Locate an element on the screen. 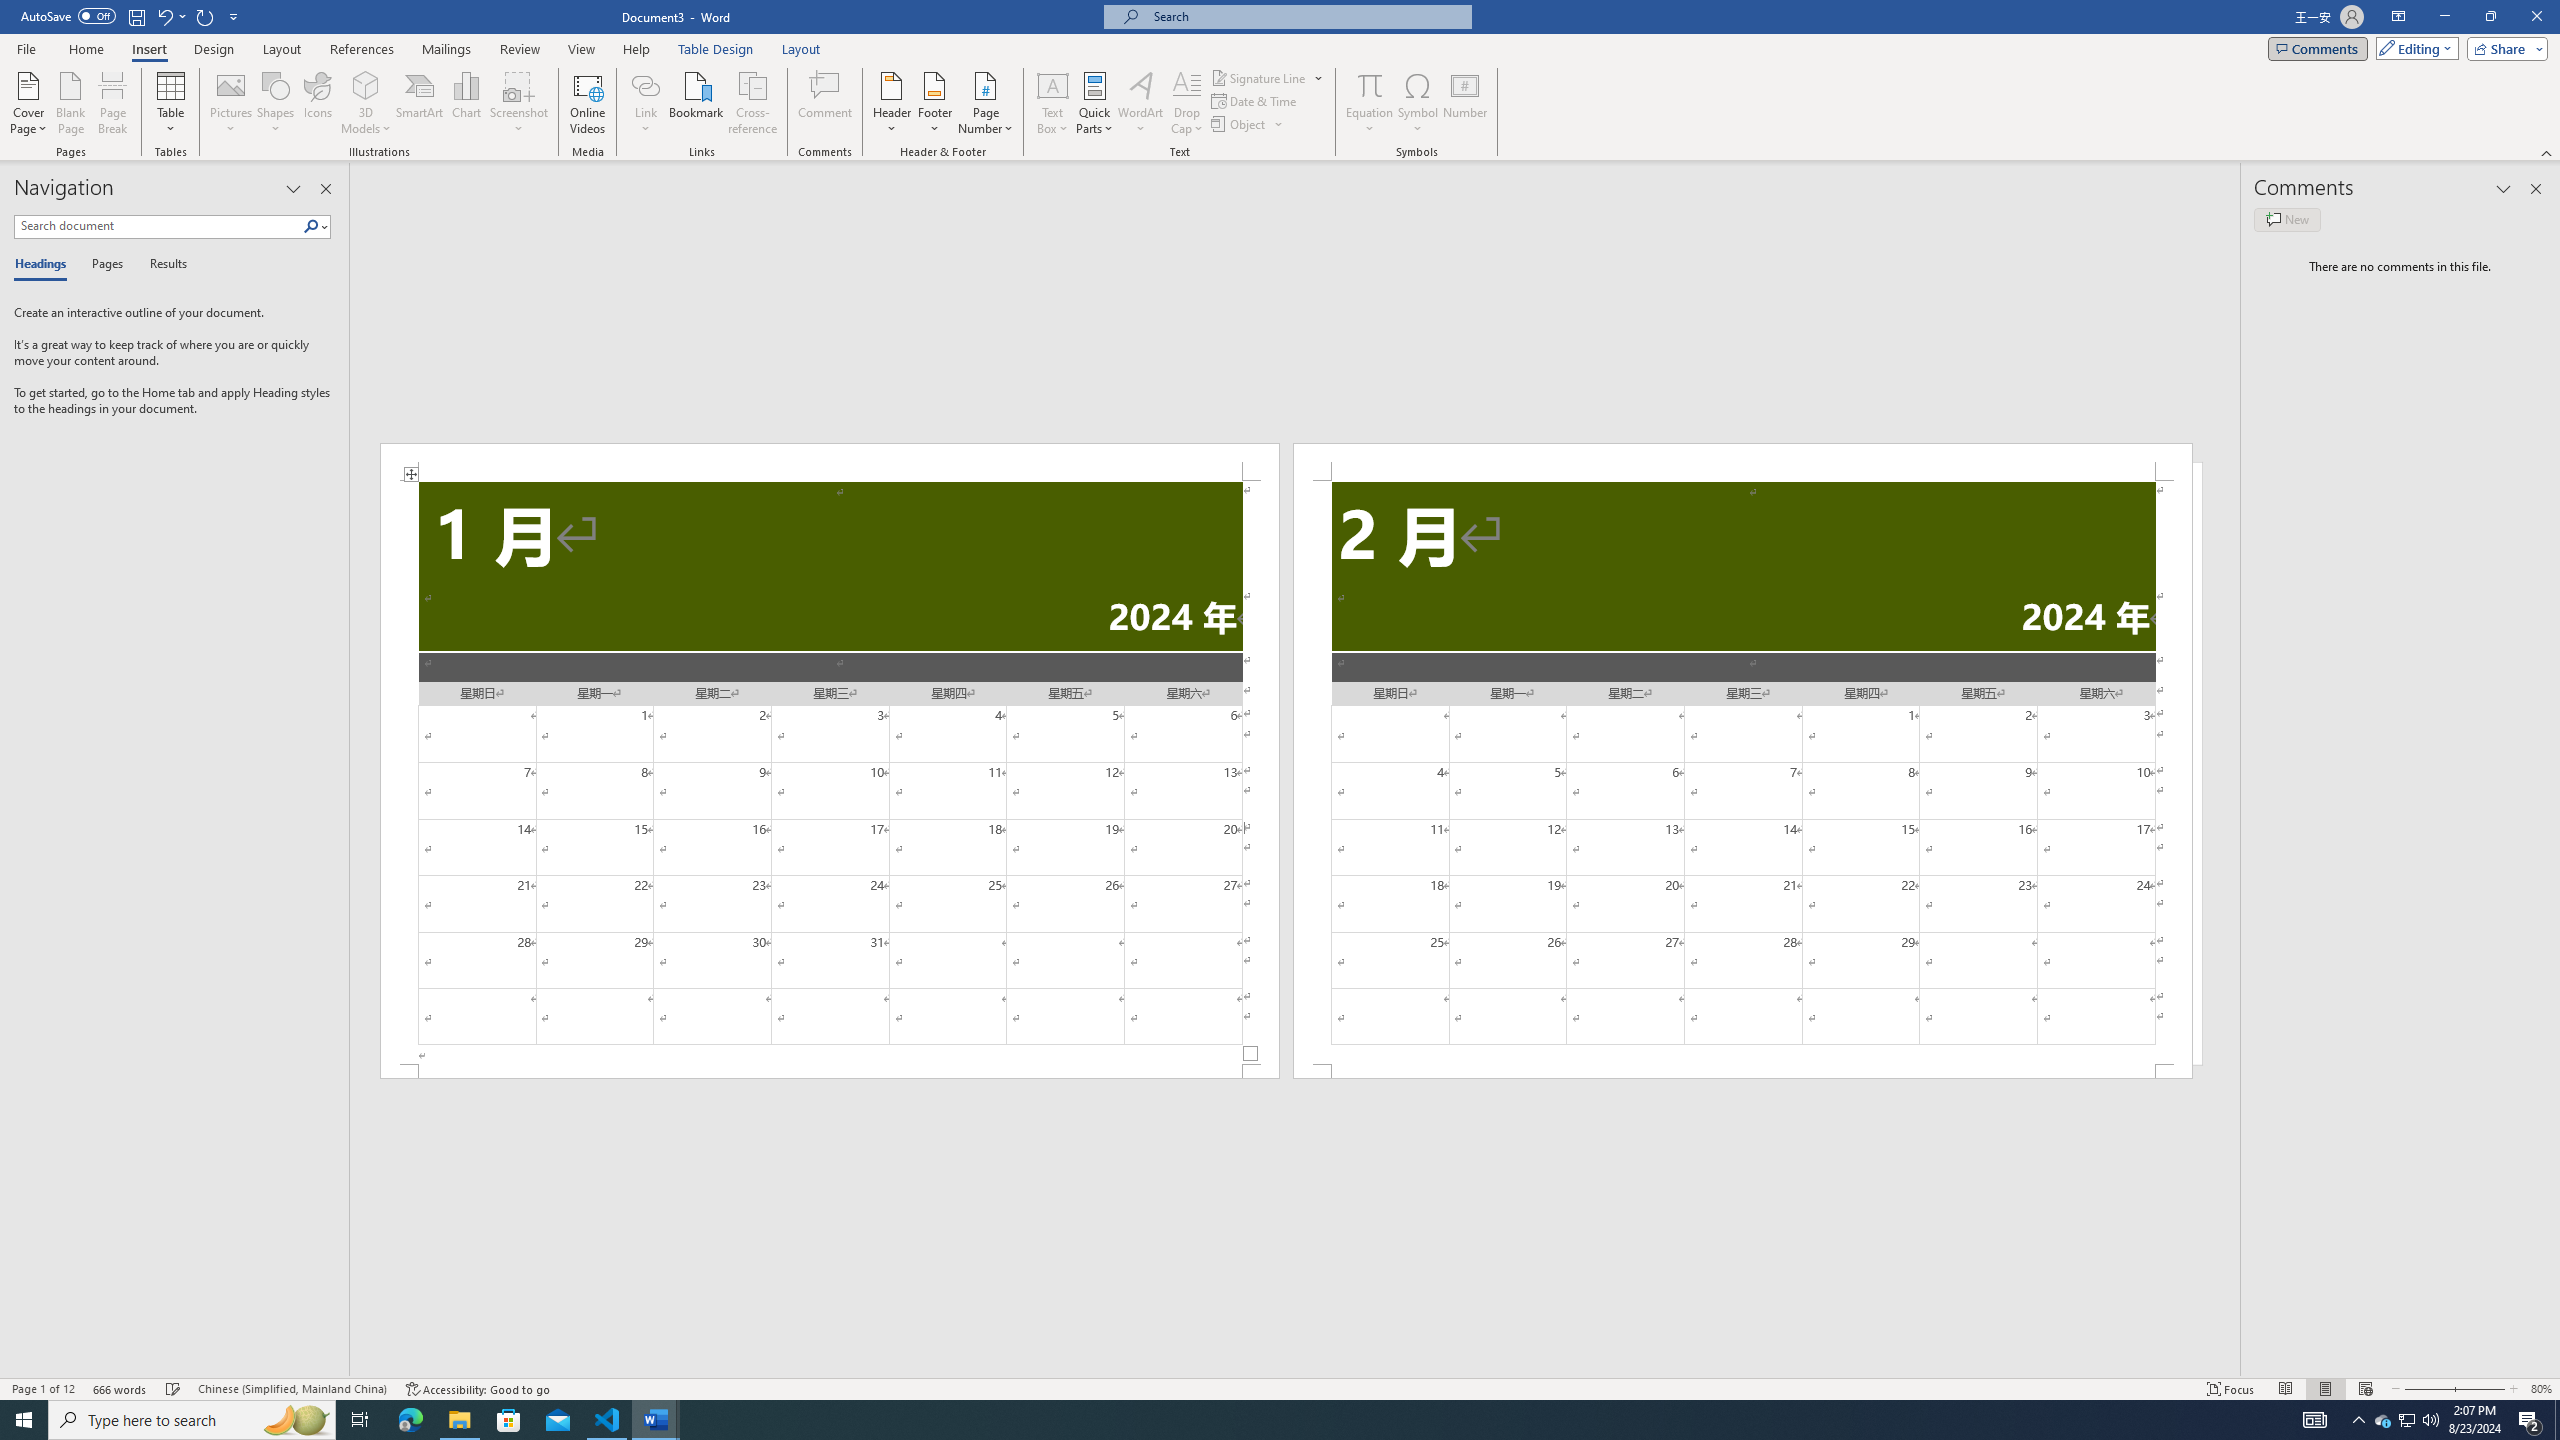 The image size is (2560, 1440). 'Headings' is located at coordinates (44, 264).